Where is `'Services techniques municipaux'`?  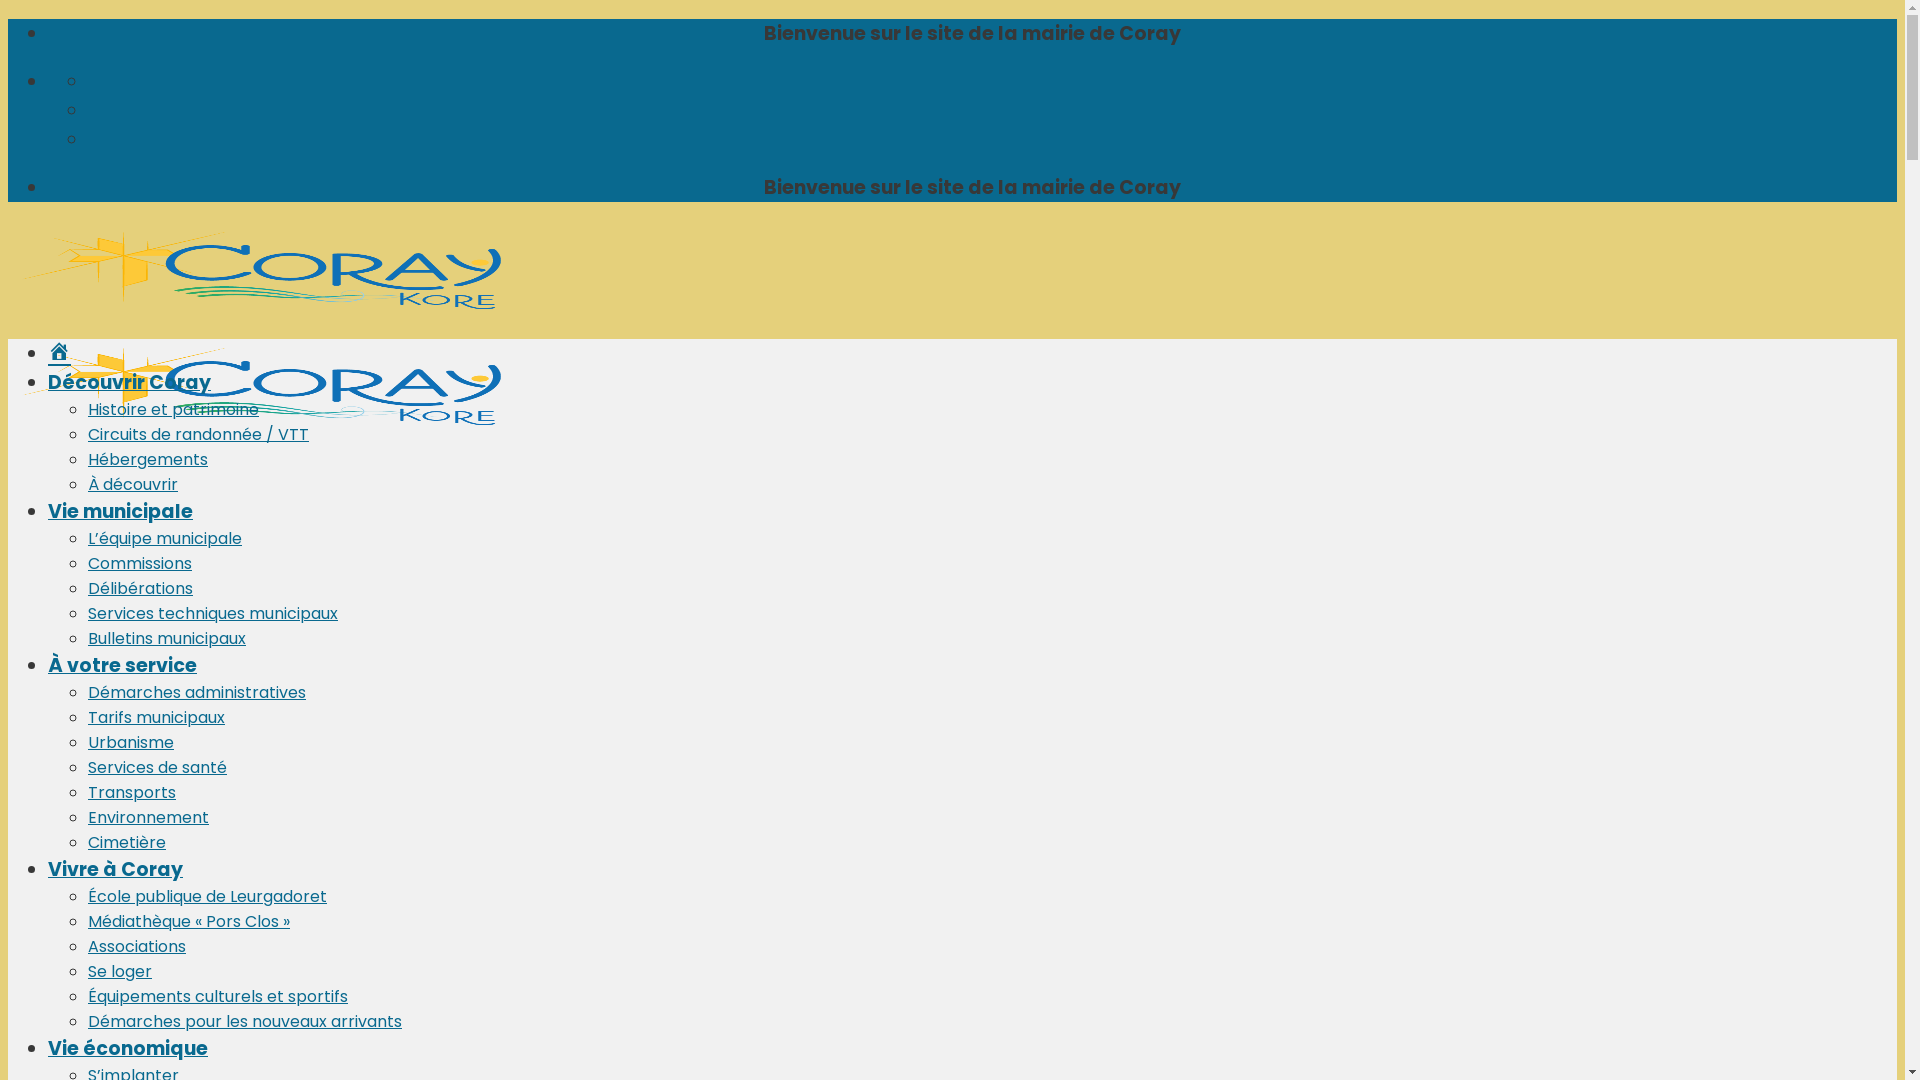 'Services techniques municipaux' is located at coordinates (86, 612).